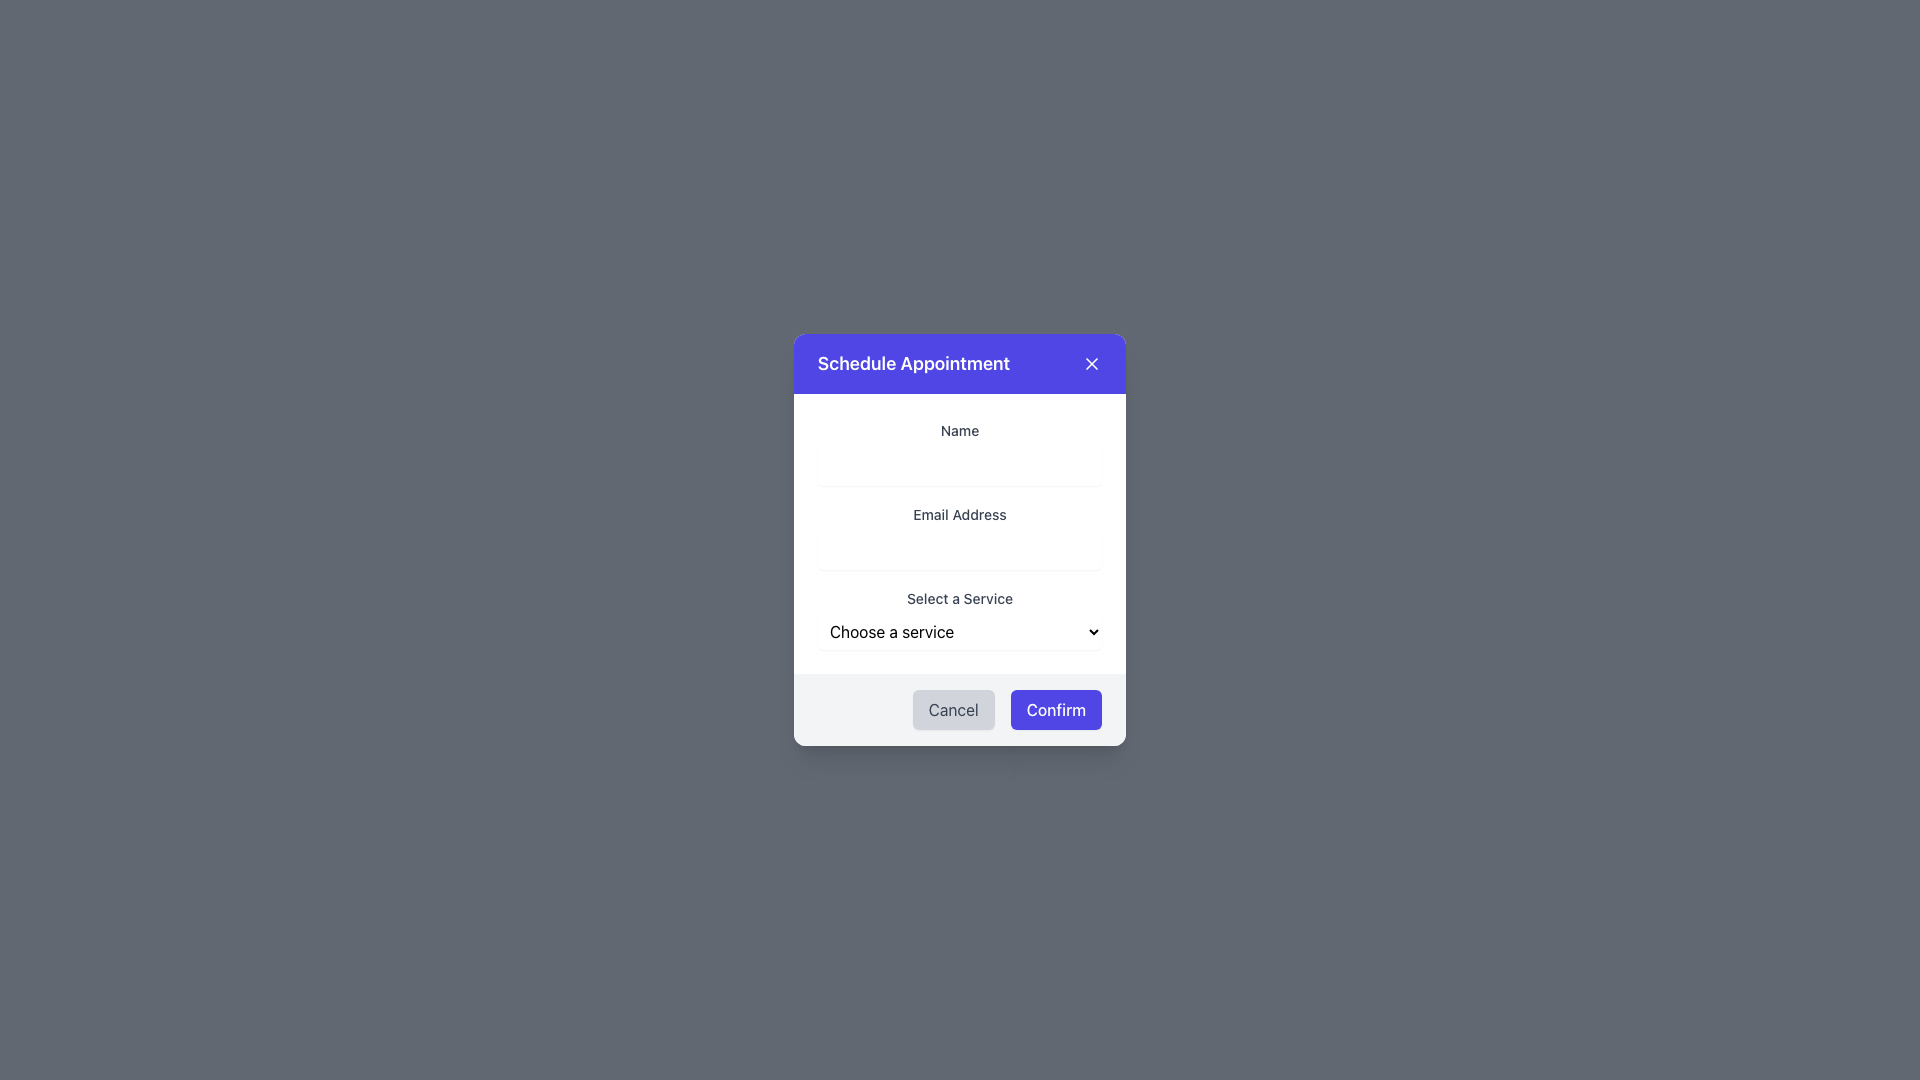 This screenshot has height=1080, width=1920. Describe the element at coordinates (1055, 708) in the screenshot. I see `the 'Confirm' button with a blue background and white text located at the bottom-right corner of the dialog box to change its background color to dark blue` at that location.